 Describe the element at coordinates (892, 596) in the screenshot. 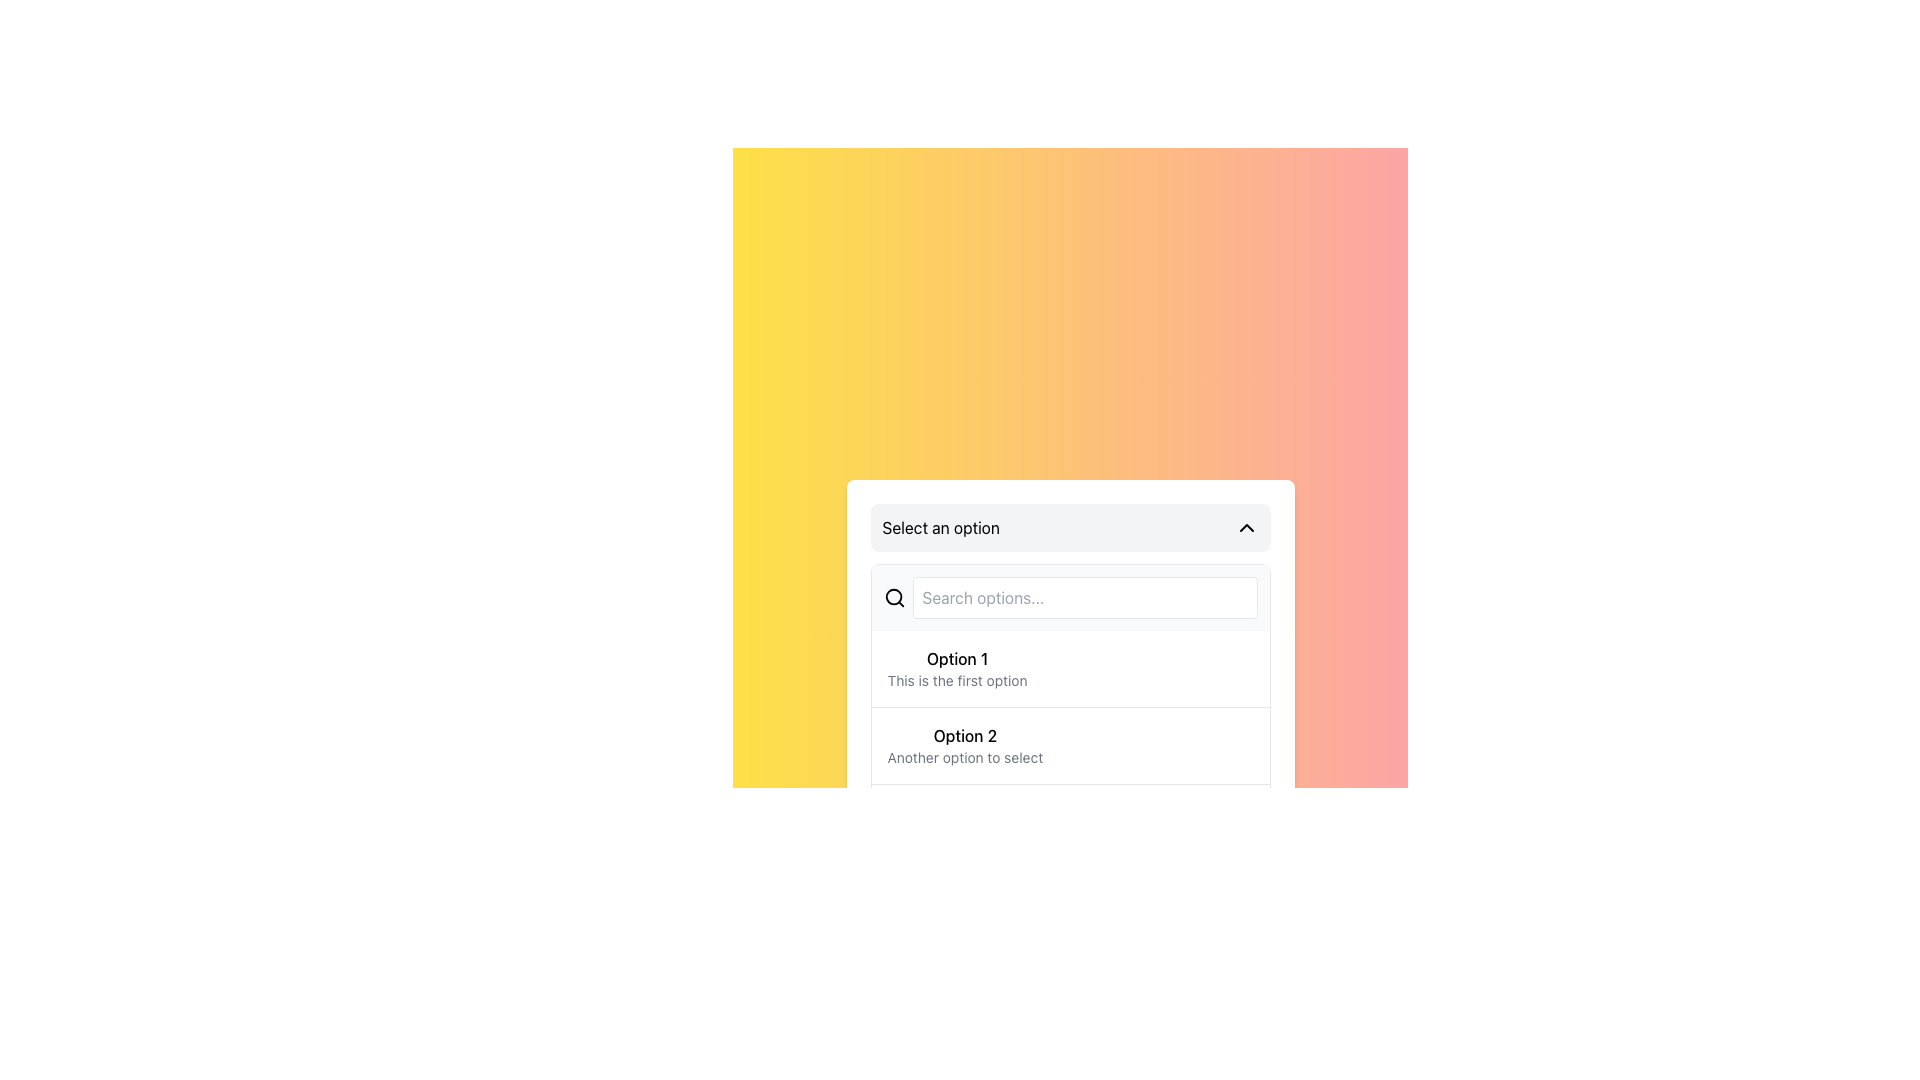

I see `the circular part of the magnifying glass icon located inside the search bar below the header 'Select an option'` at that location.